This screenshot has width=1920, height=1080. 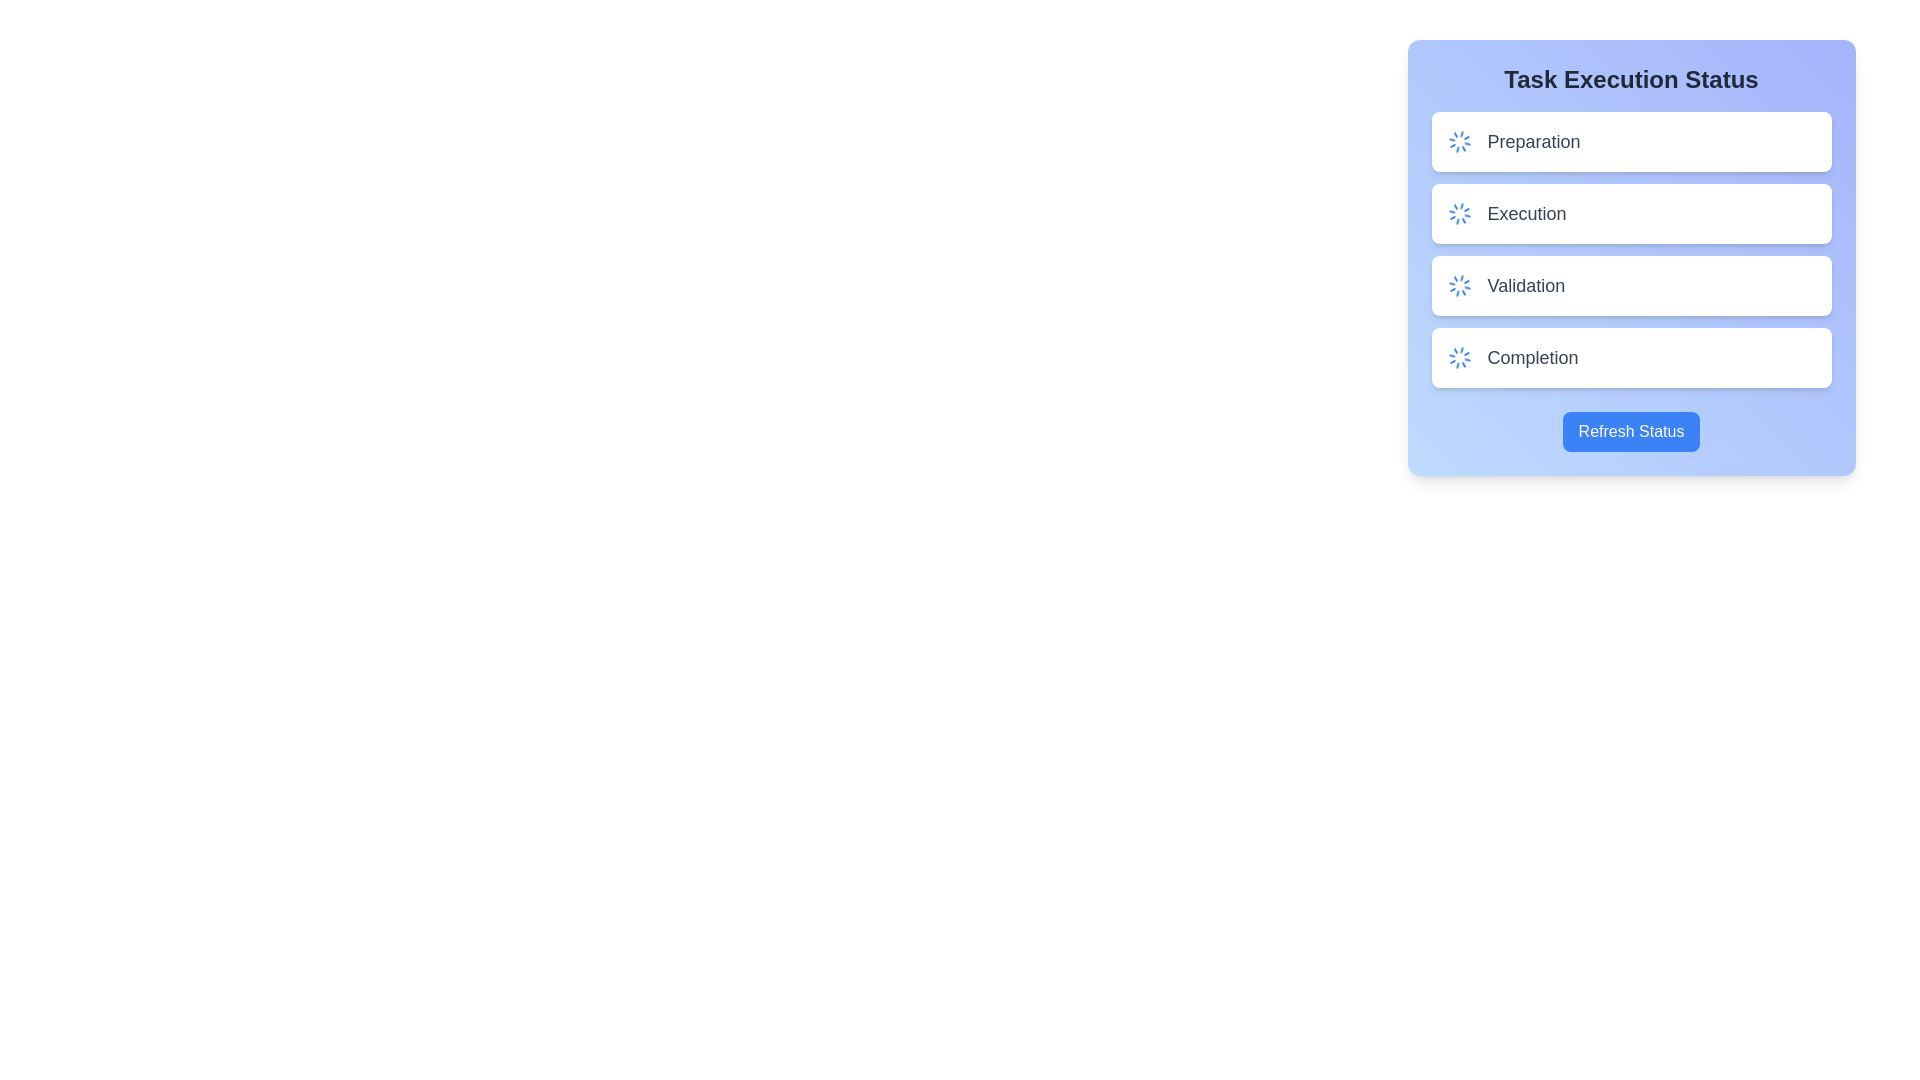 What do you see at coordinates (1531, 357) in the screenshot?
I see `the 'Completion' text label, which indicates the status of a task execution process` at bounding box center [1531, 357].